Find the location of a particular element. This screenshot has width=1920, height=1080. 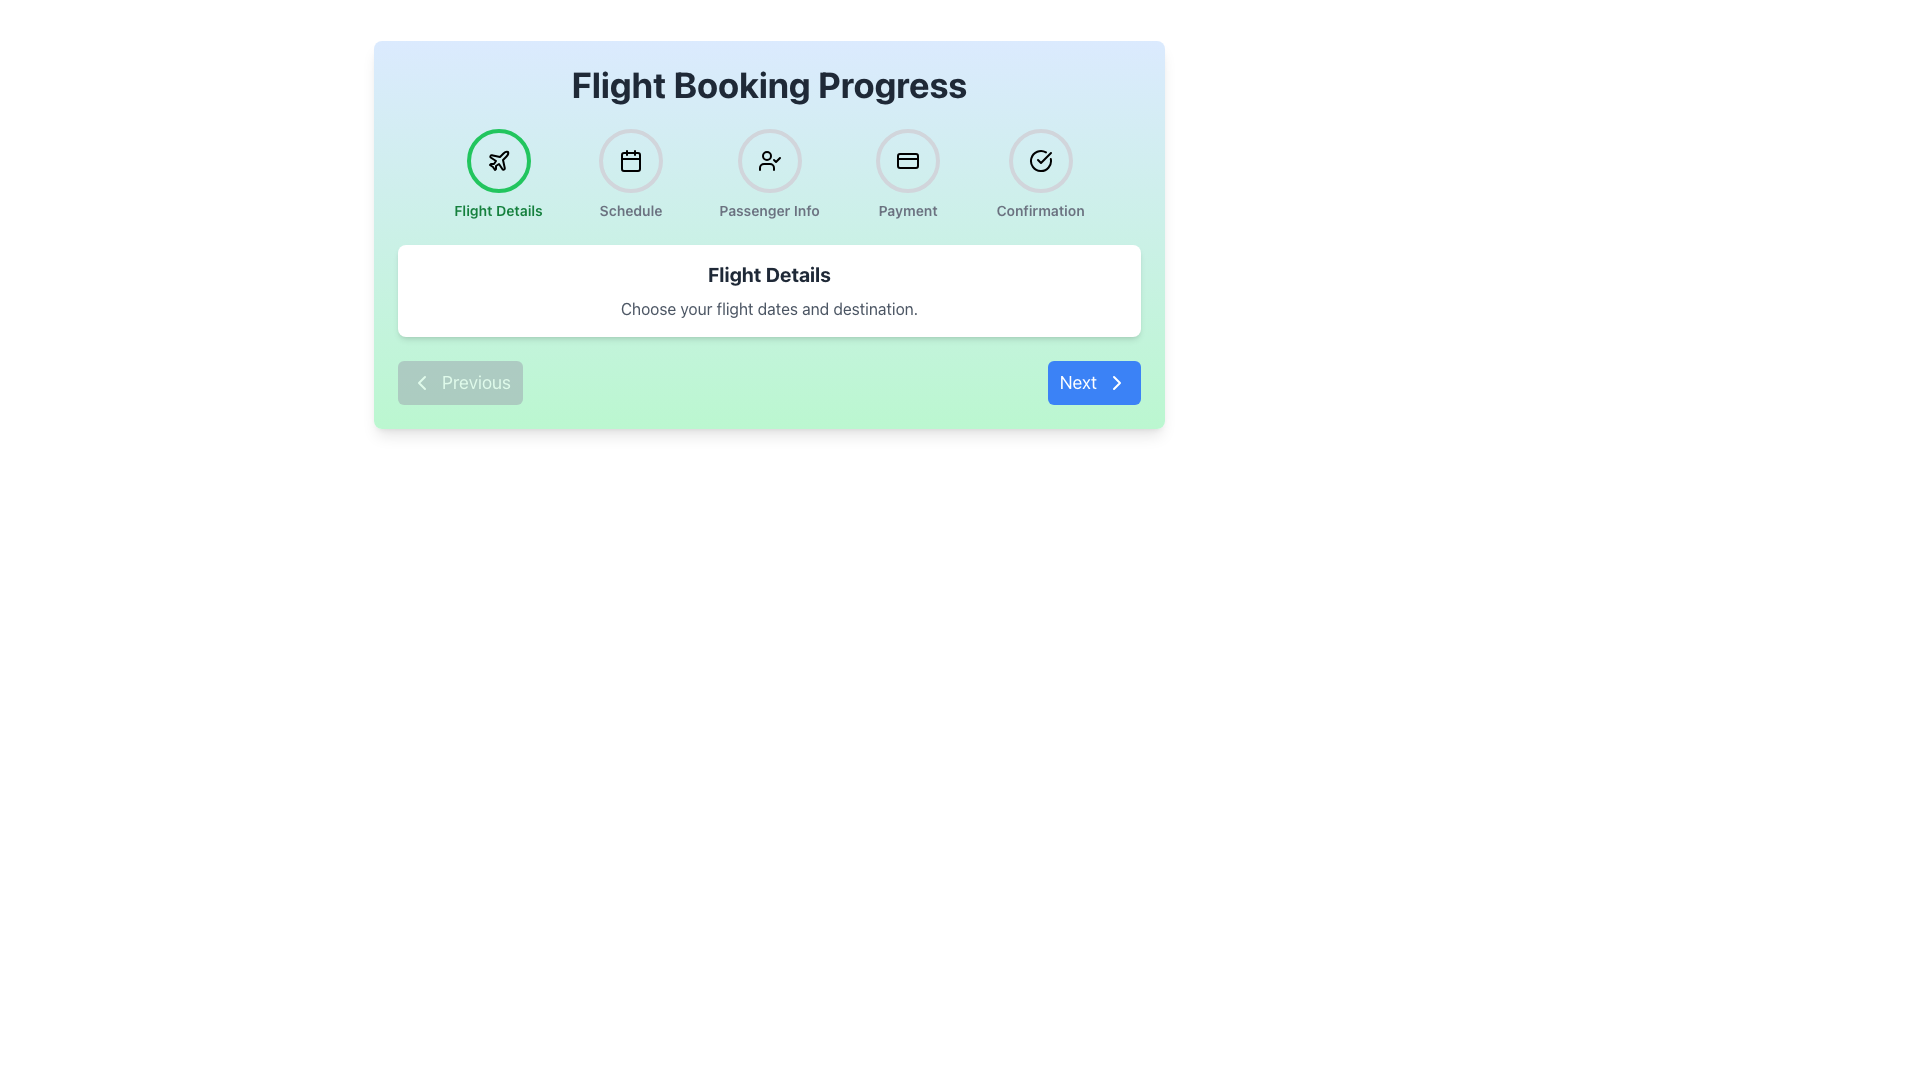

the 'Next' button located in the bottom-right region of the interface, which is visually indicated by an icon is located at coordinates (1116, 382).